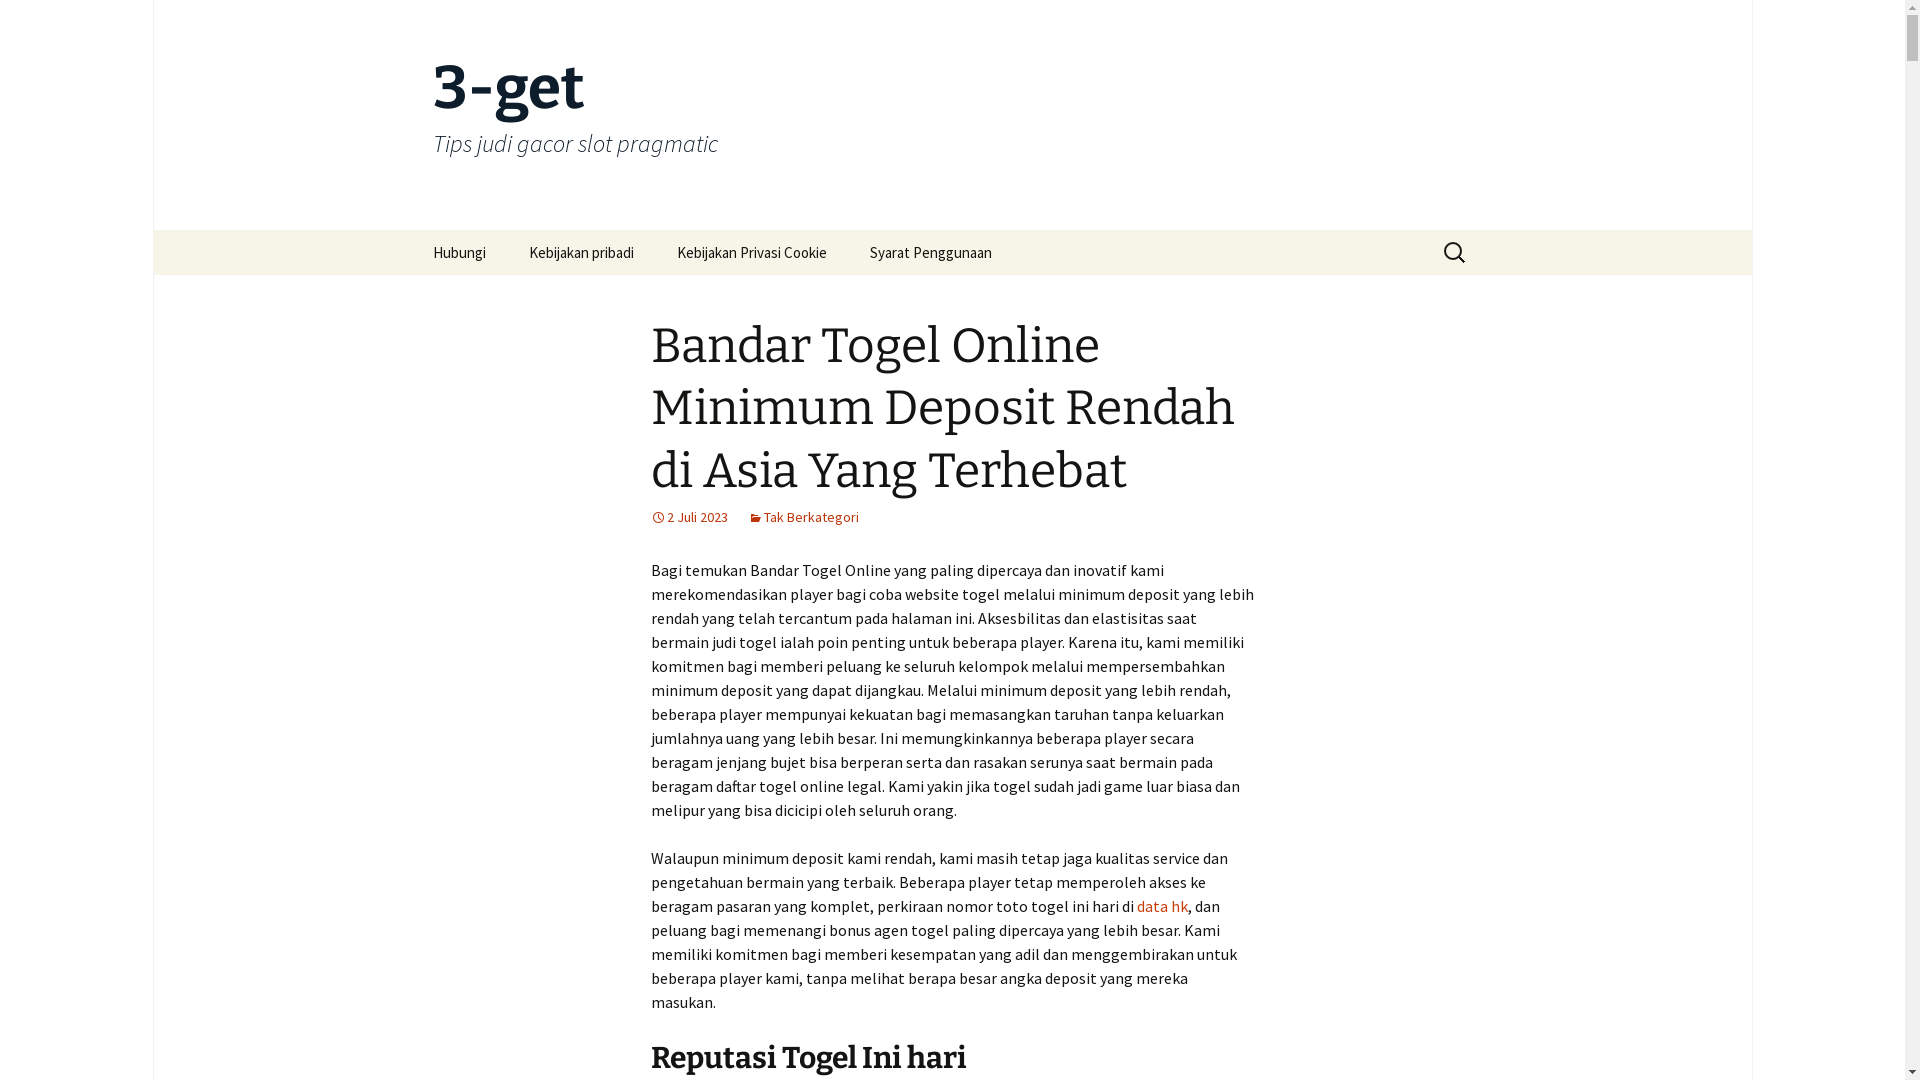 The height and width of the screenshot is (1080, 1920). Describe the element at coordinates (411, 228) in the screenshot. I see `'Langsung ke isi'` at that location.